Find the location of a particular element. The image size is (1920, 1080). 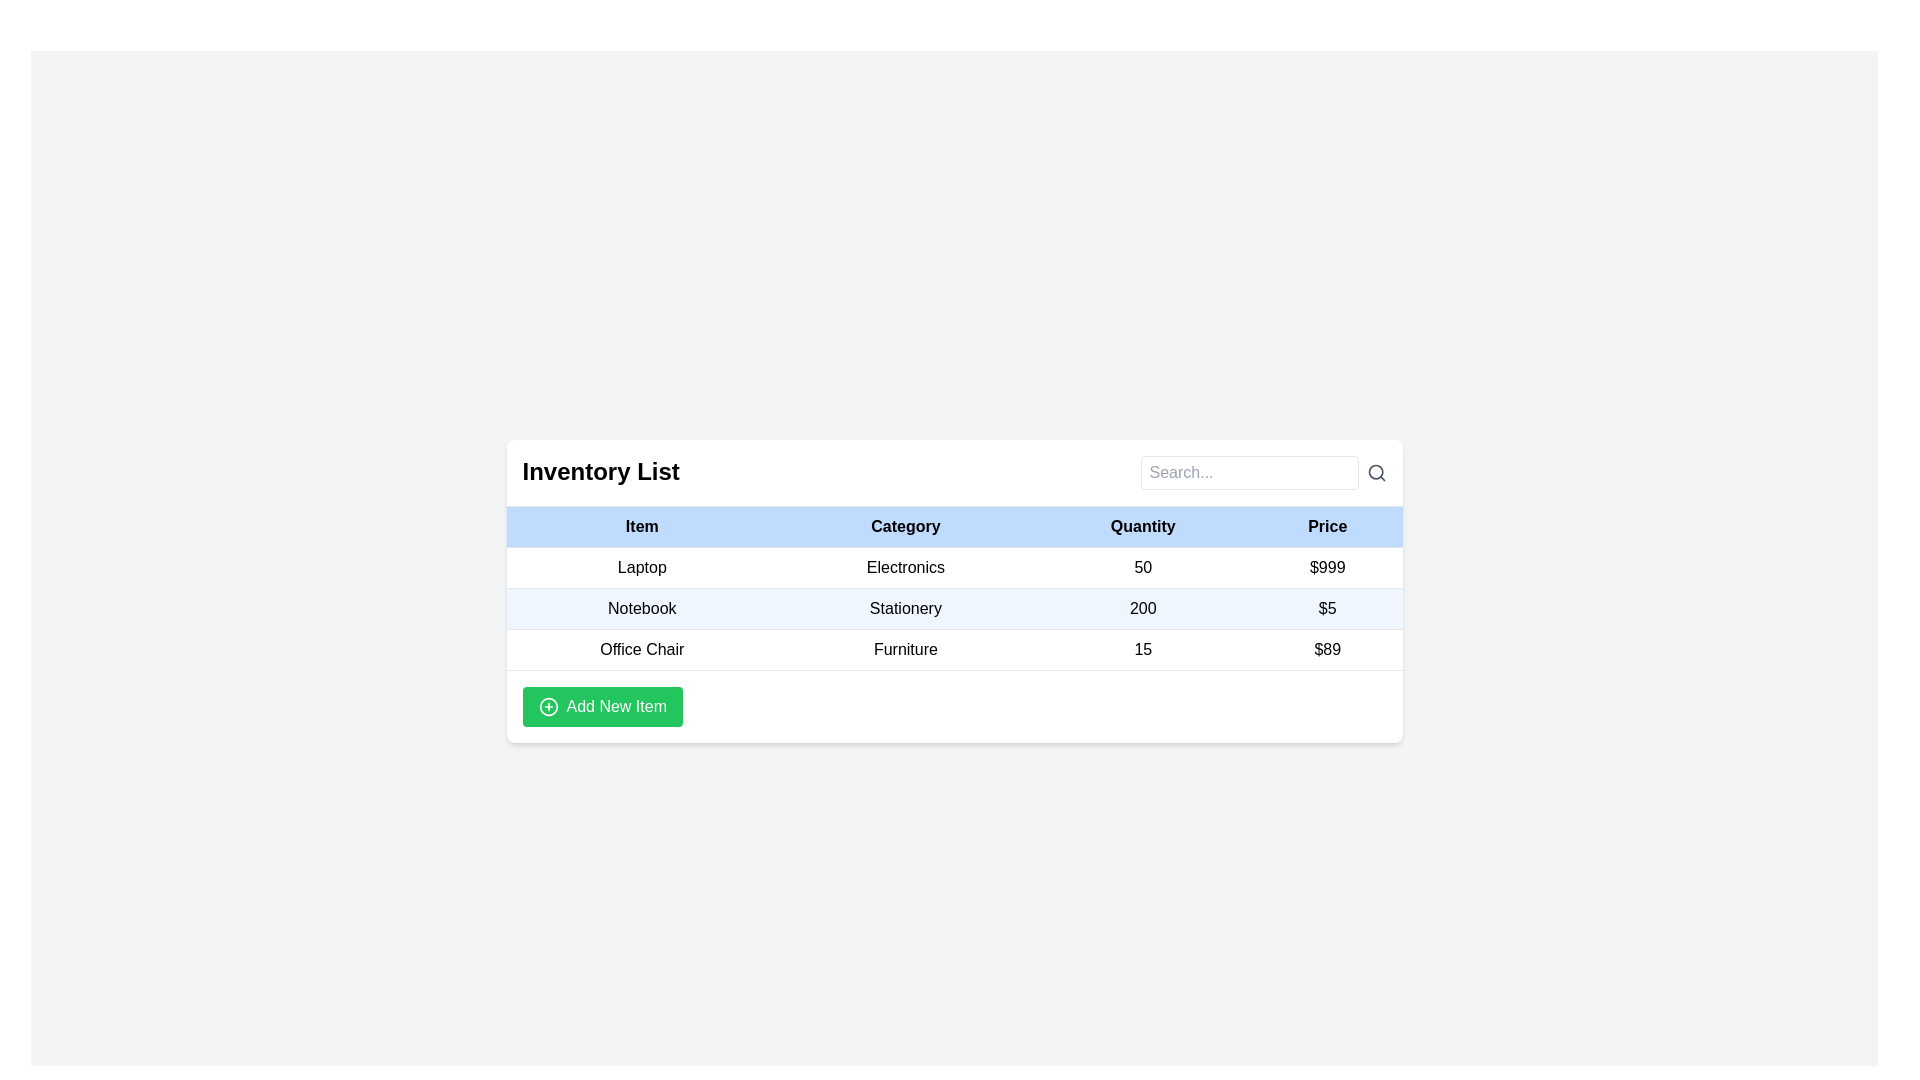

the 'Add New Item' button, which is a vibrant green rectangular button with rounded corners located at the bottom left of the panel is located at coordinates (600, 704).